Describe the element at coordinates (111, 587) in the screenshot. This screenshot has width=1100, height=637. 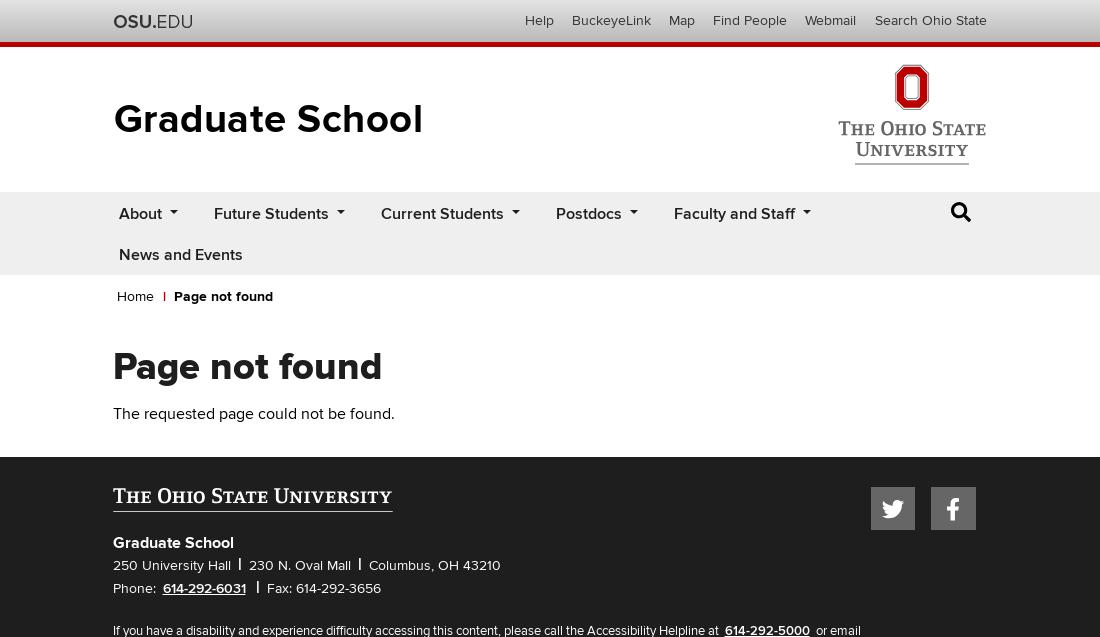
I see `'Phone:'` at that location.